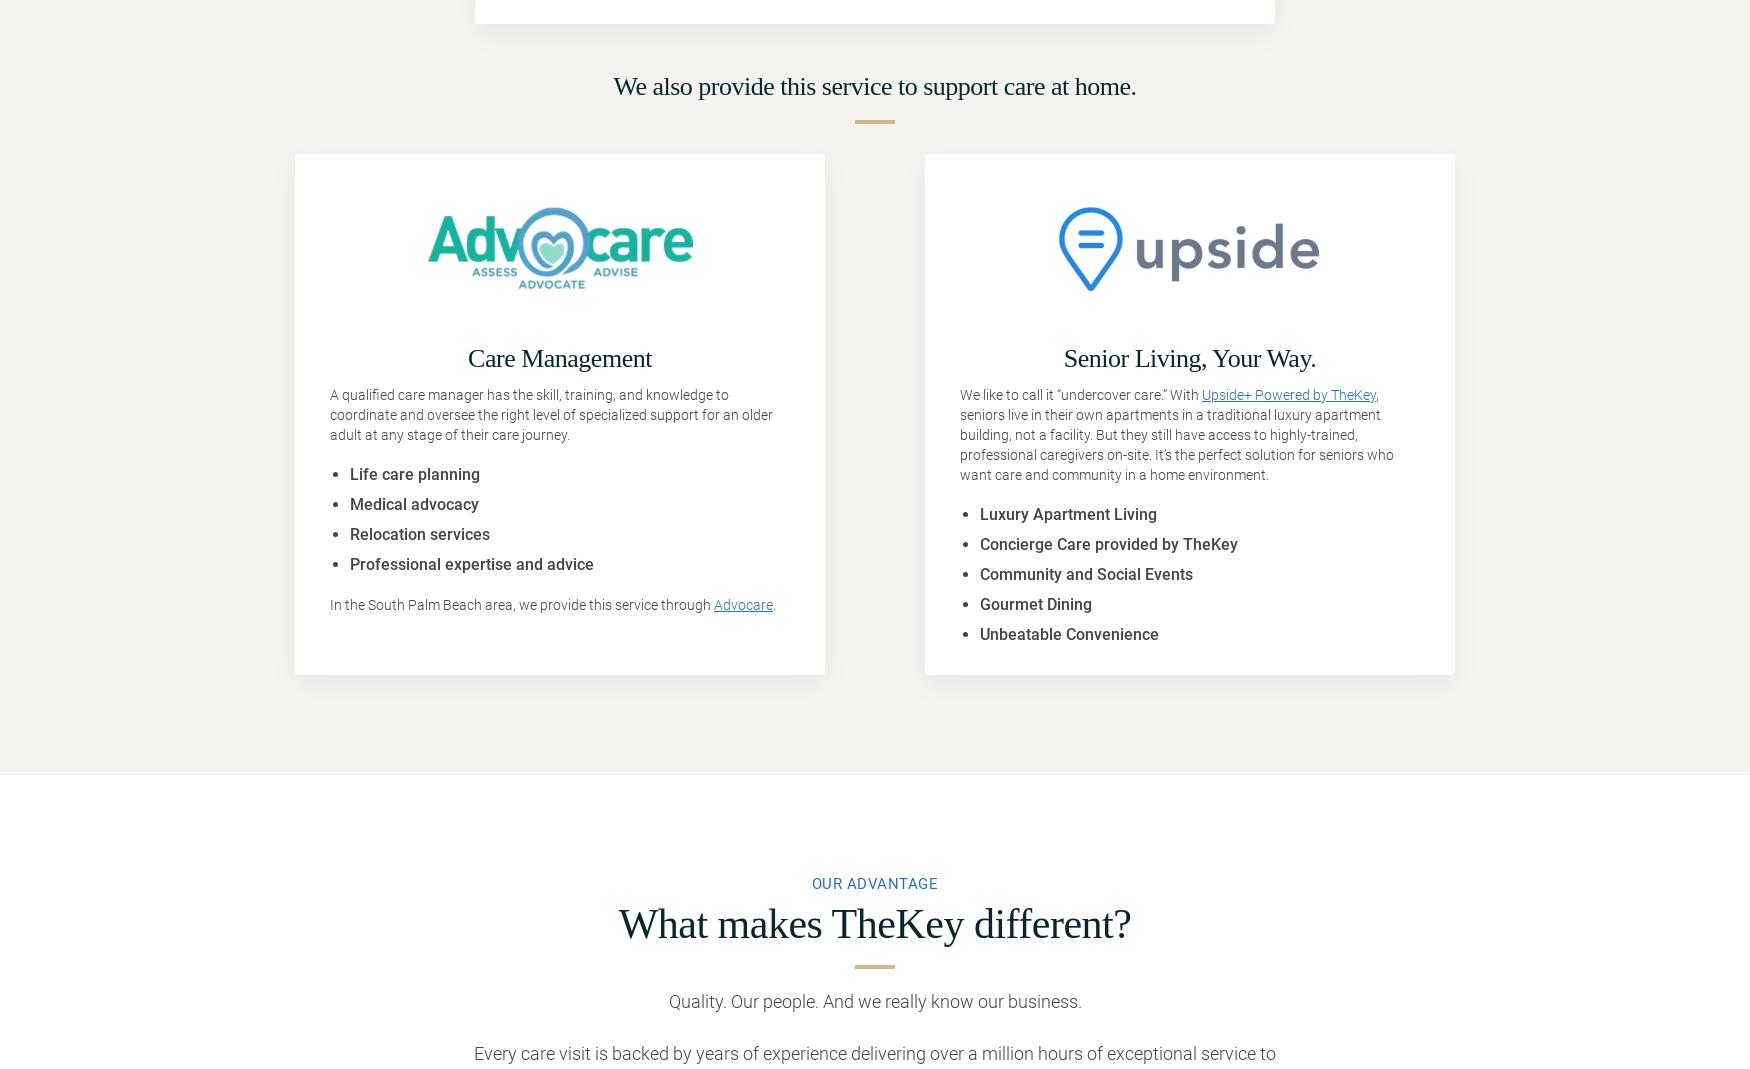 Image resolution: width=1750 pixels, height=1069 pixels. What do you see at coordinates (874, 882) in the screenshot?
I see `'Our Advantage'` at bounding box center [874, 882].